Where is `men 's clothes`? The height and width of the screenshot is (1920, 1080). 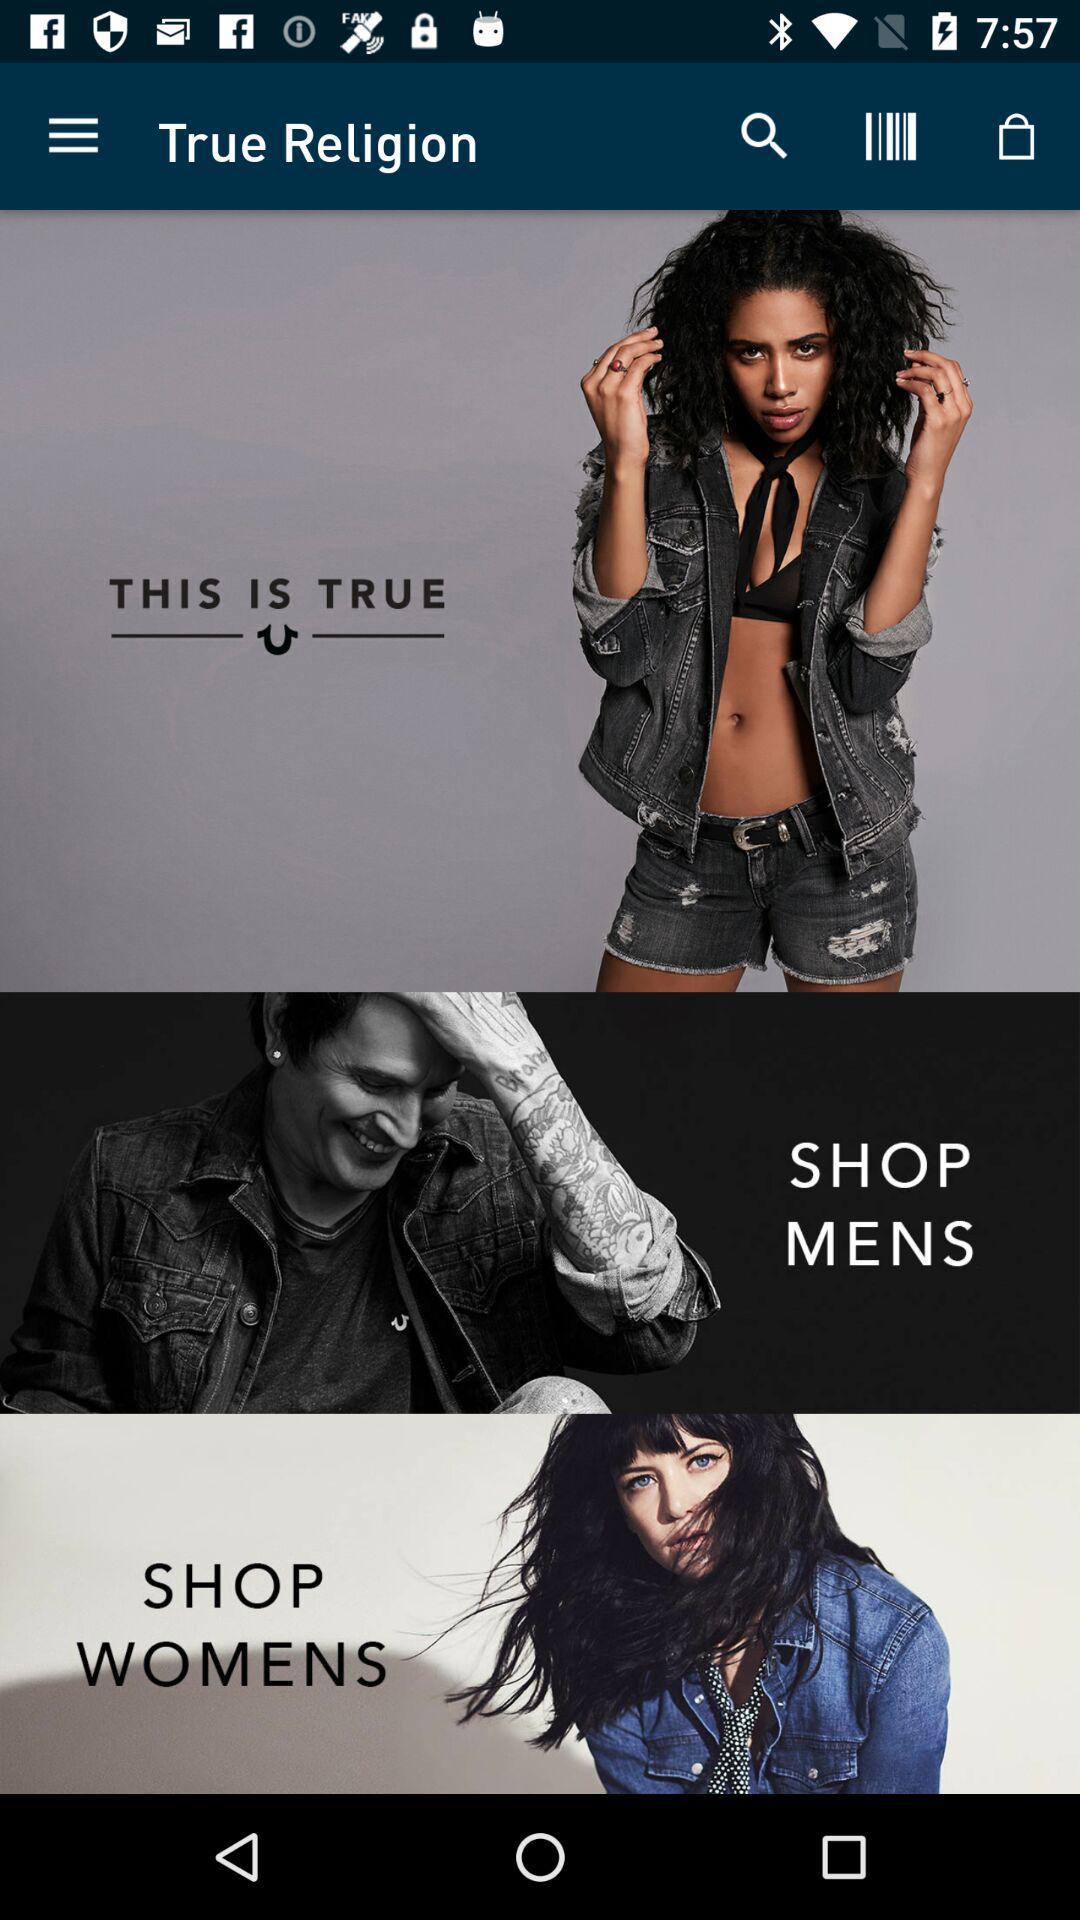
men 's clothes is located at coordinates (540, 1202).